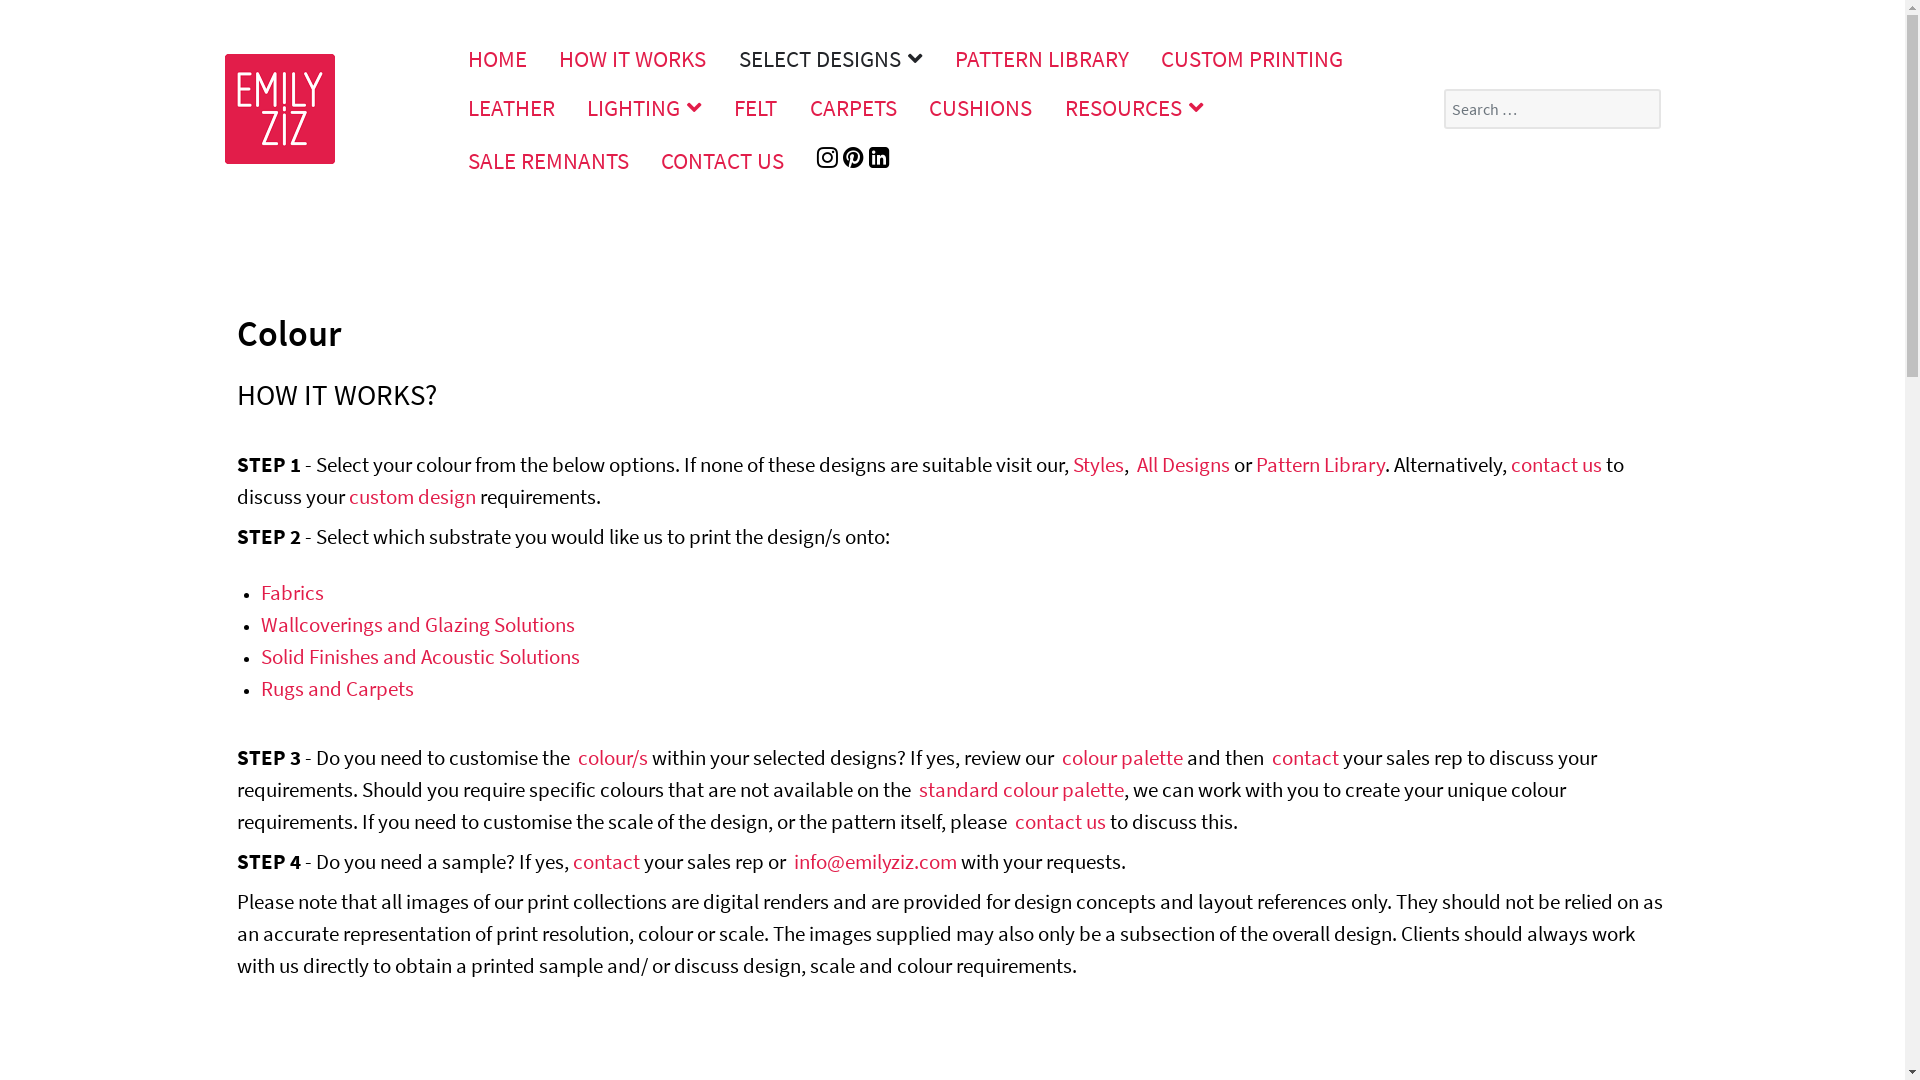 The height and width of the screenshot is (1080, 1920). Describe the element at coordinates (754, 107) in the screenshot. I see `'FELT'` at that location.